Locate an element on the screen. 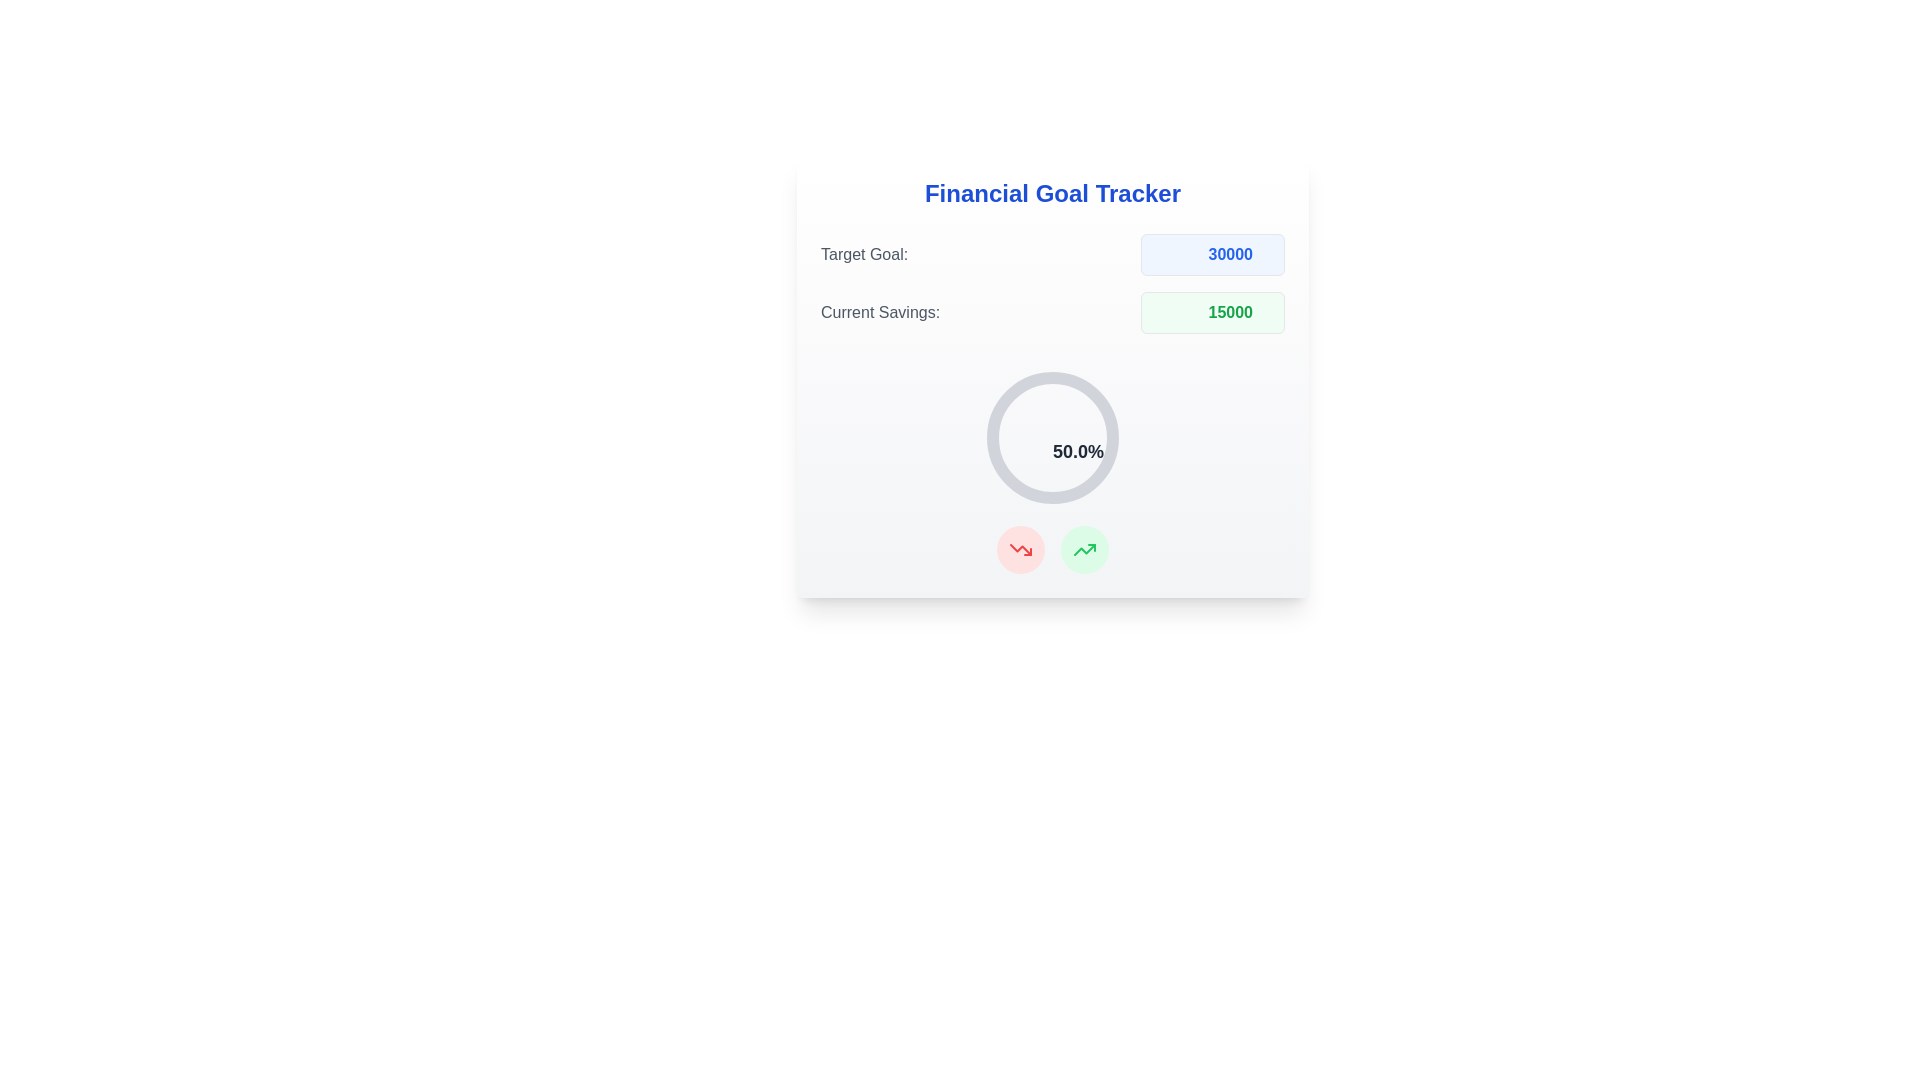  the Circular SVG progress indicator that is styled with a thin gray stroke, located below the 'Target Goal' and 'Current Savings' text fields is located at coordinates (1051, 437).